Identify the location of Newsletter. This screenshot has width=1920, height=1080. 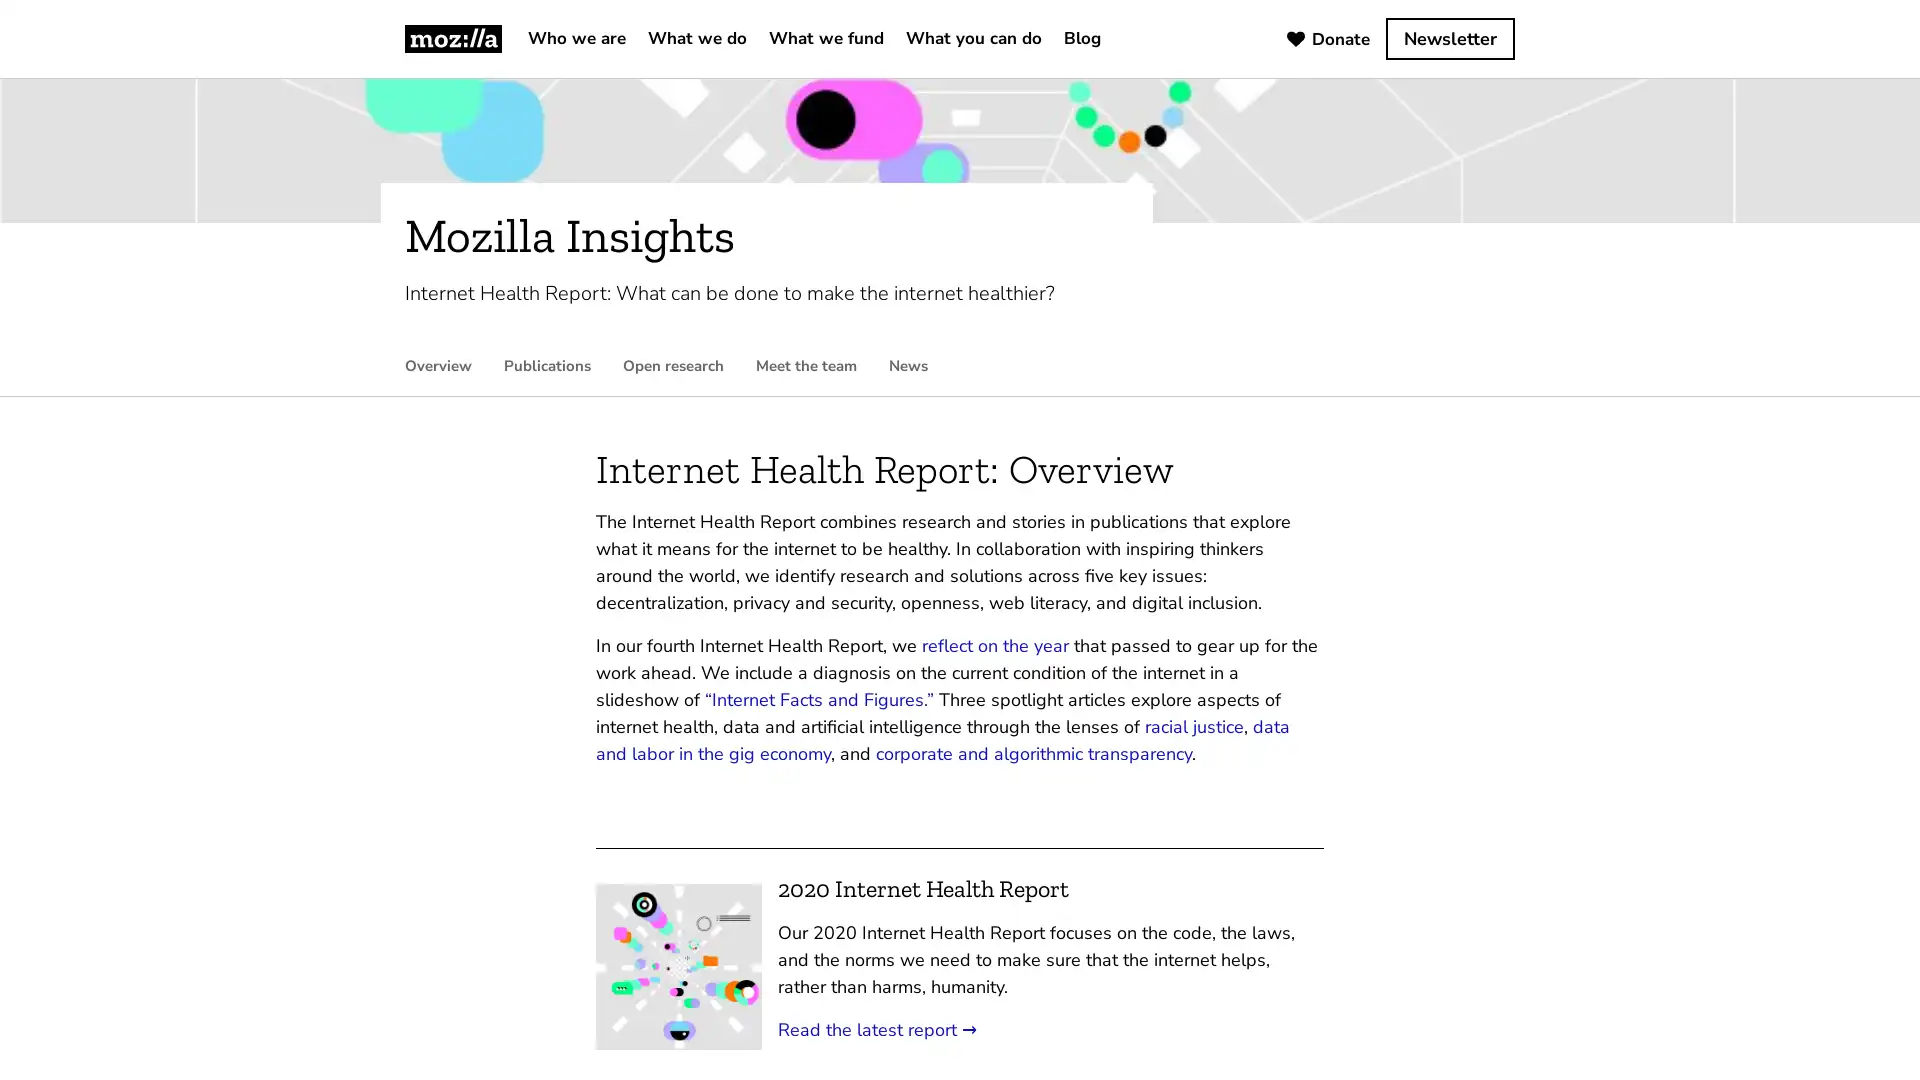
(1450, 38).